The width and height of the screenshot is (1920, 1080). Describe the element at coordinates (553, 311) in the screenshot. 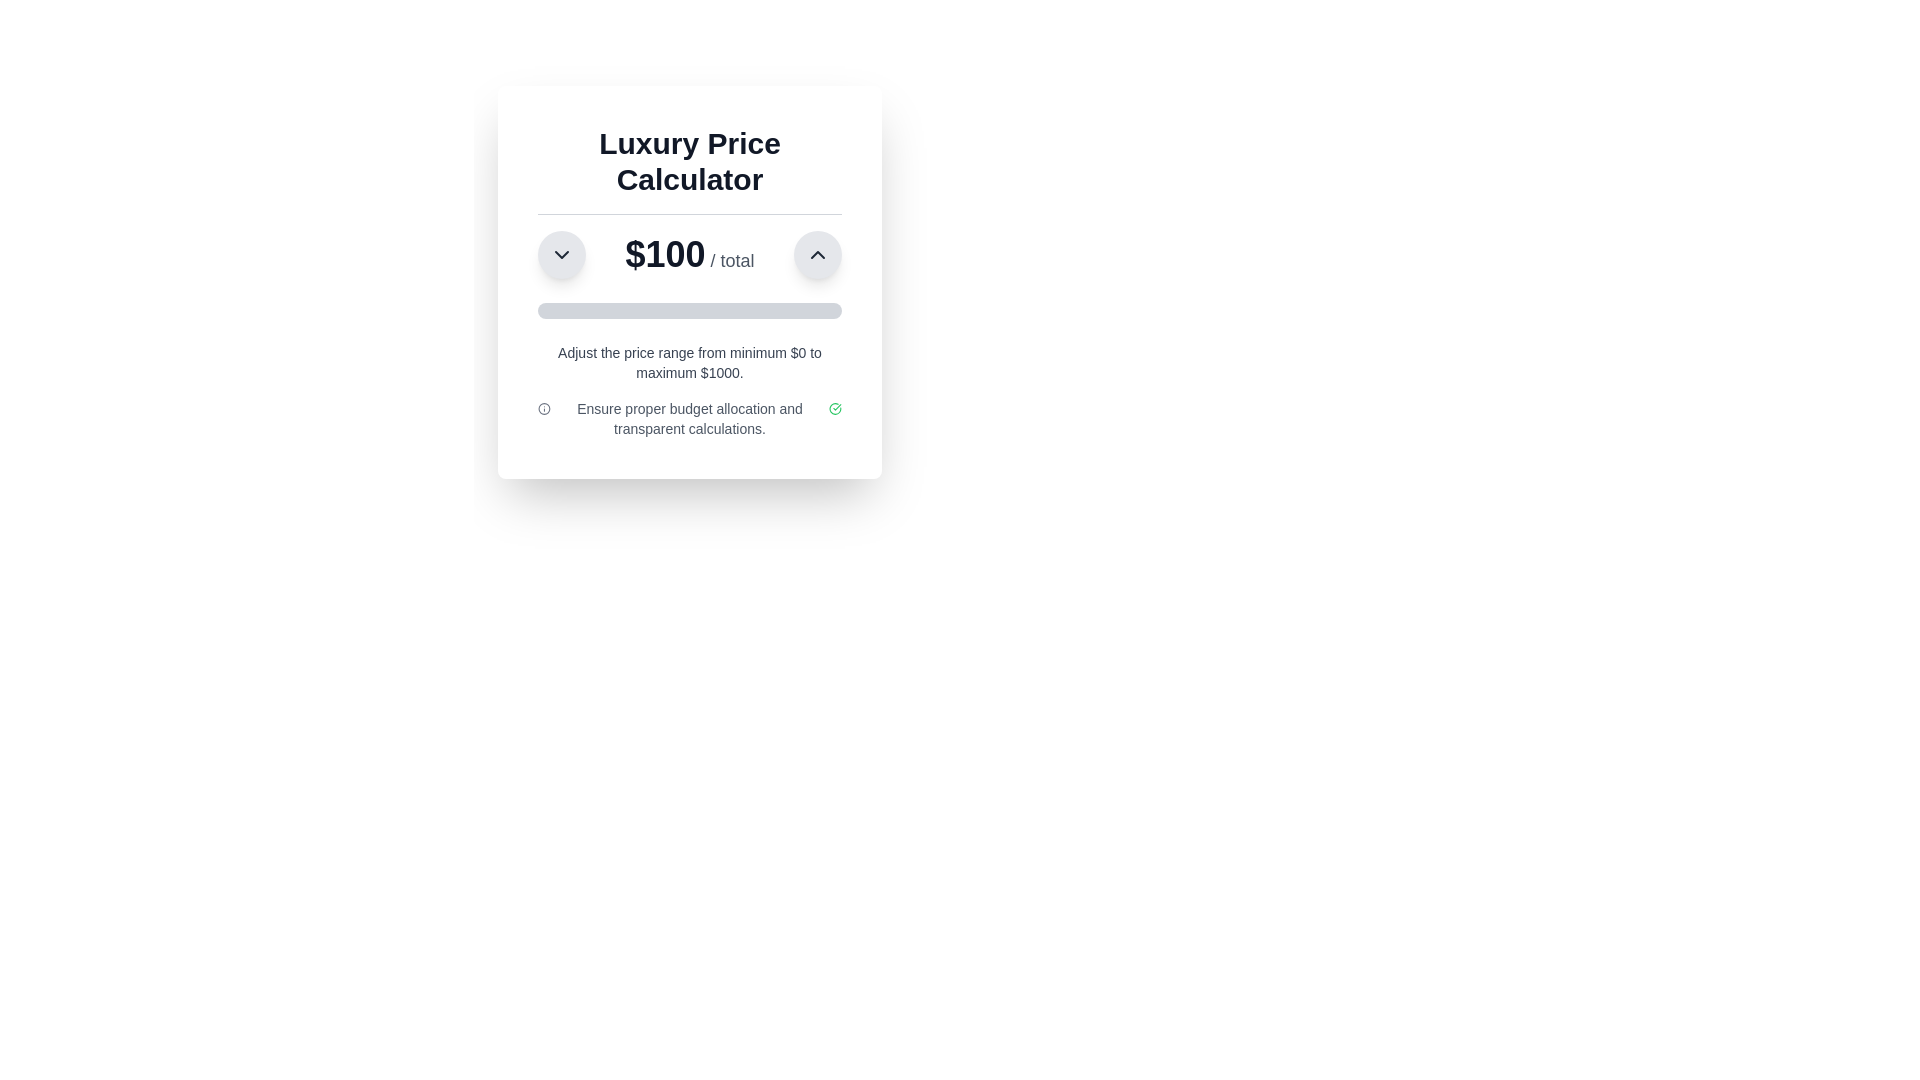

I see `the progress indicator within the progress bar to interact or adjust its value` at that location.